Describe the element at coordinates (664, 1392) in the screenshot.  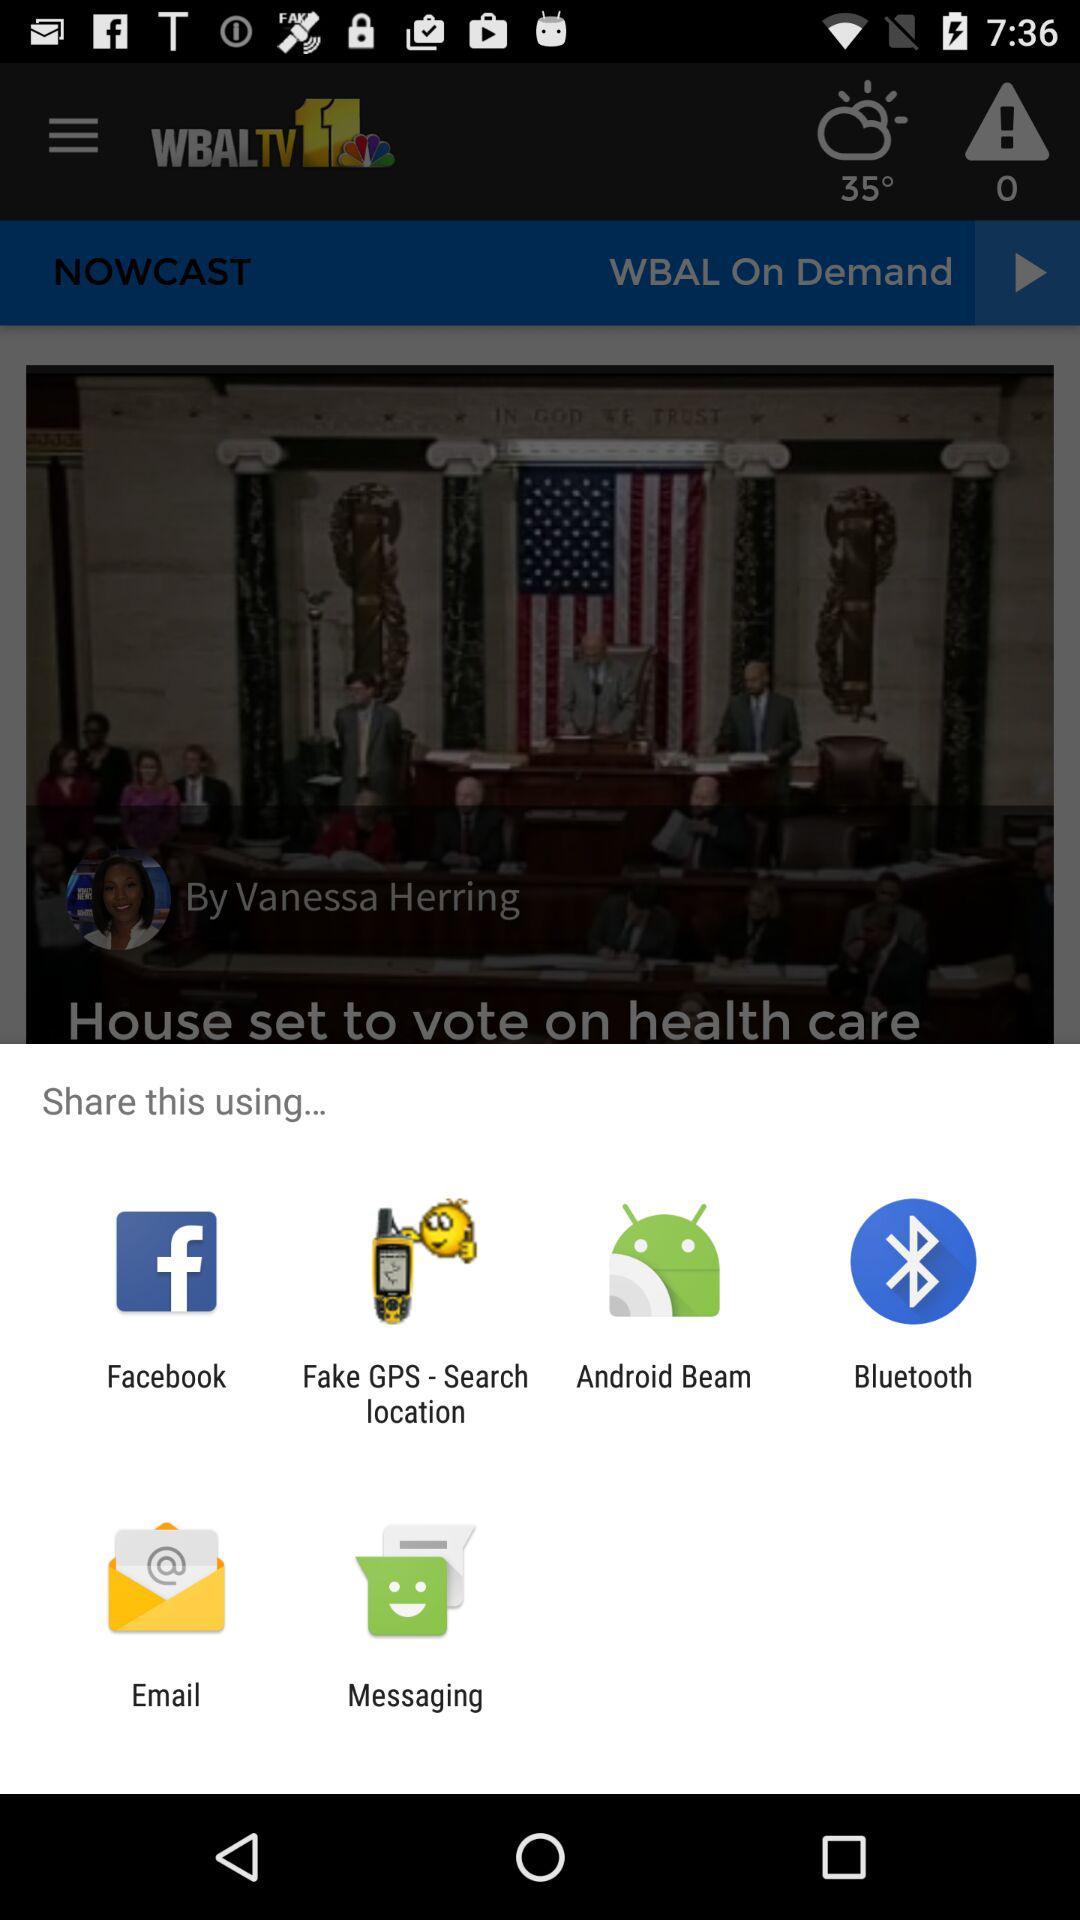
I see `the item next to the fake gps search` at that location.